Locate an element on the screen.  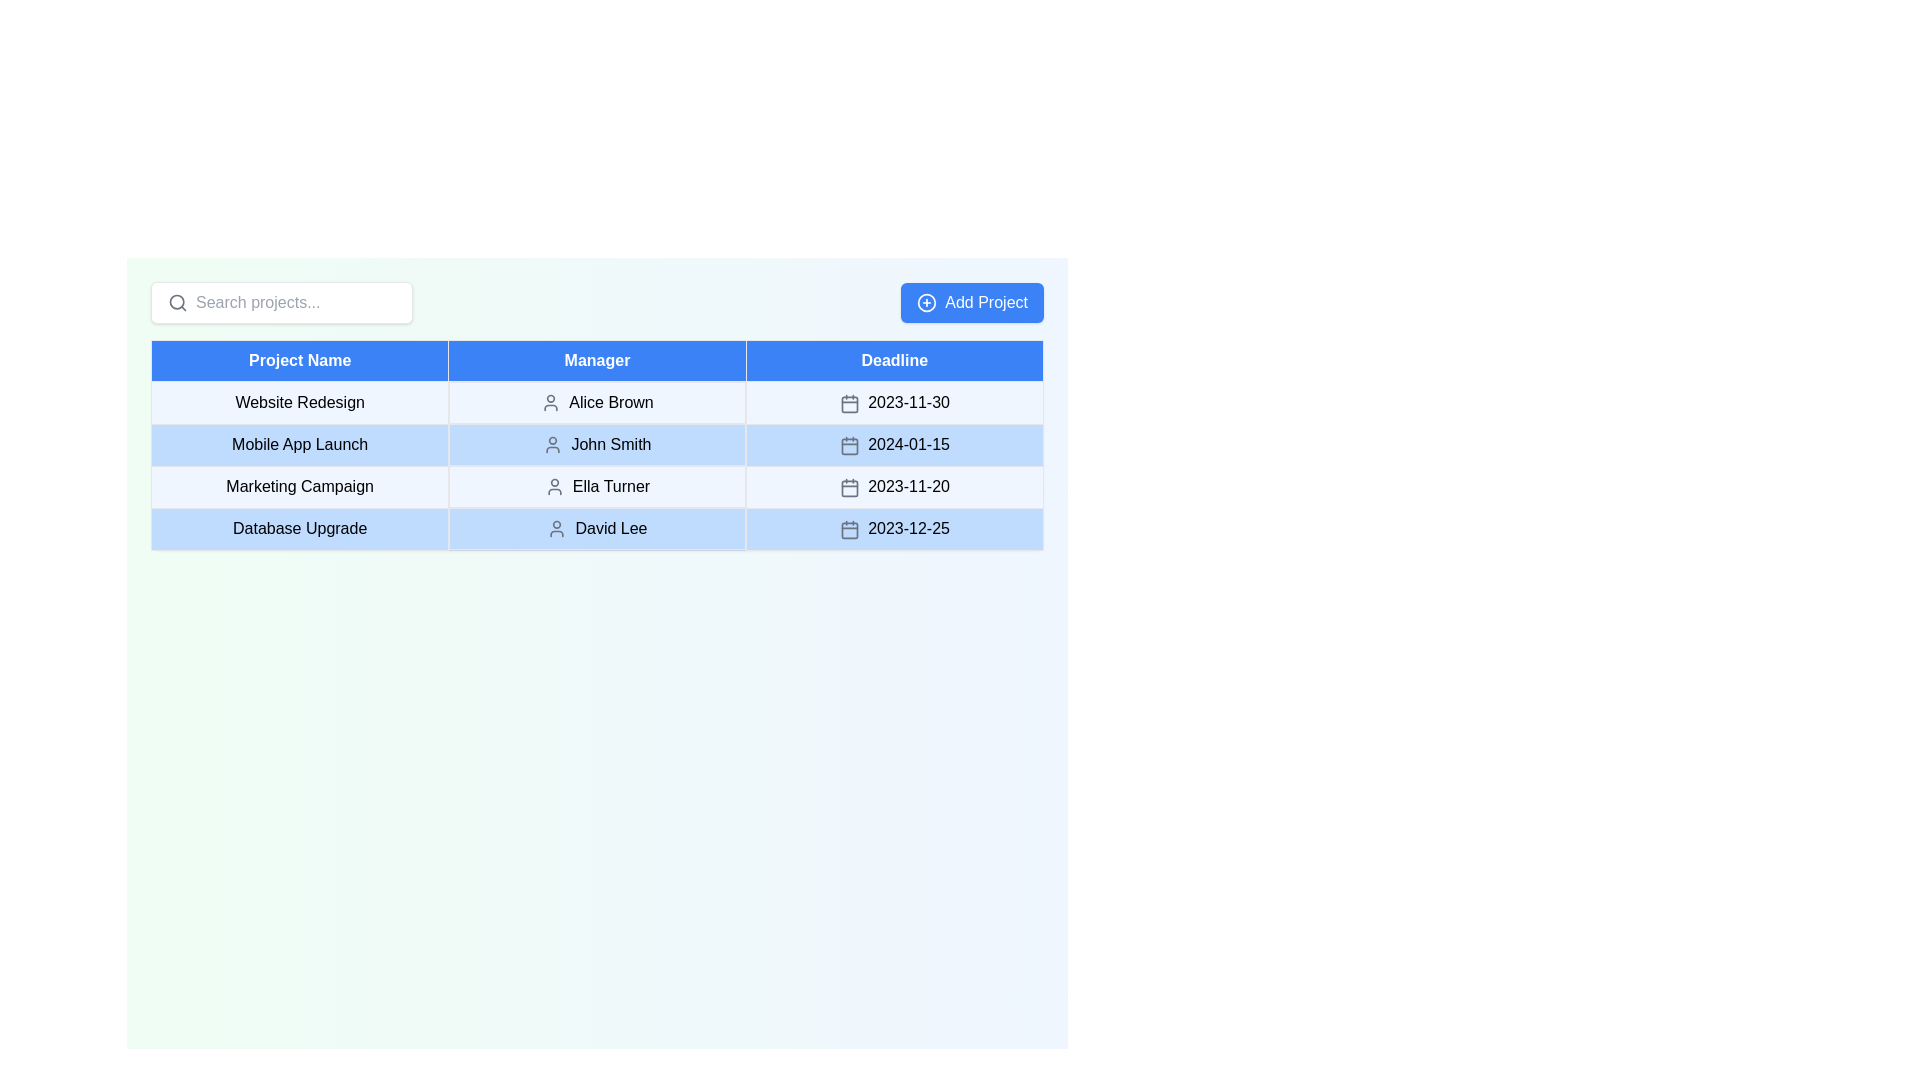
the calendar icon located in the 'Deadline' column of the third row, positioned to the left of the date '2023-11-20' is located at coordinates (849, 487).